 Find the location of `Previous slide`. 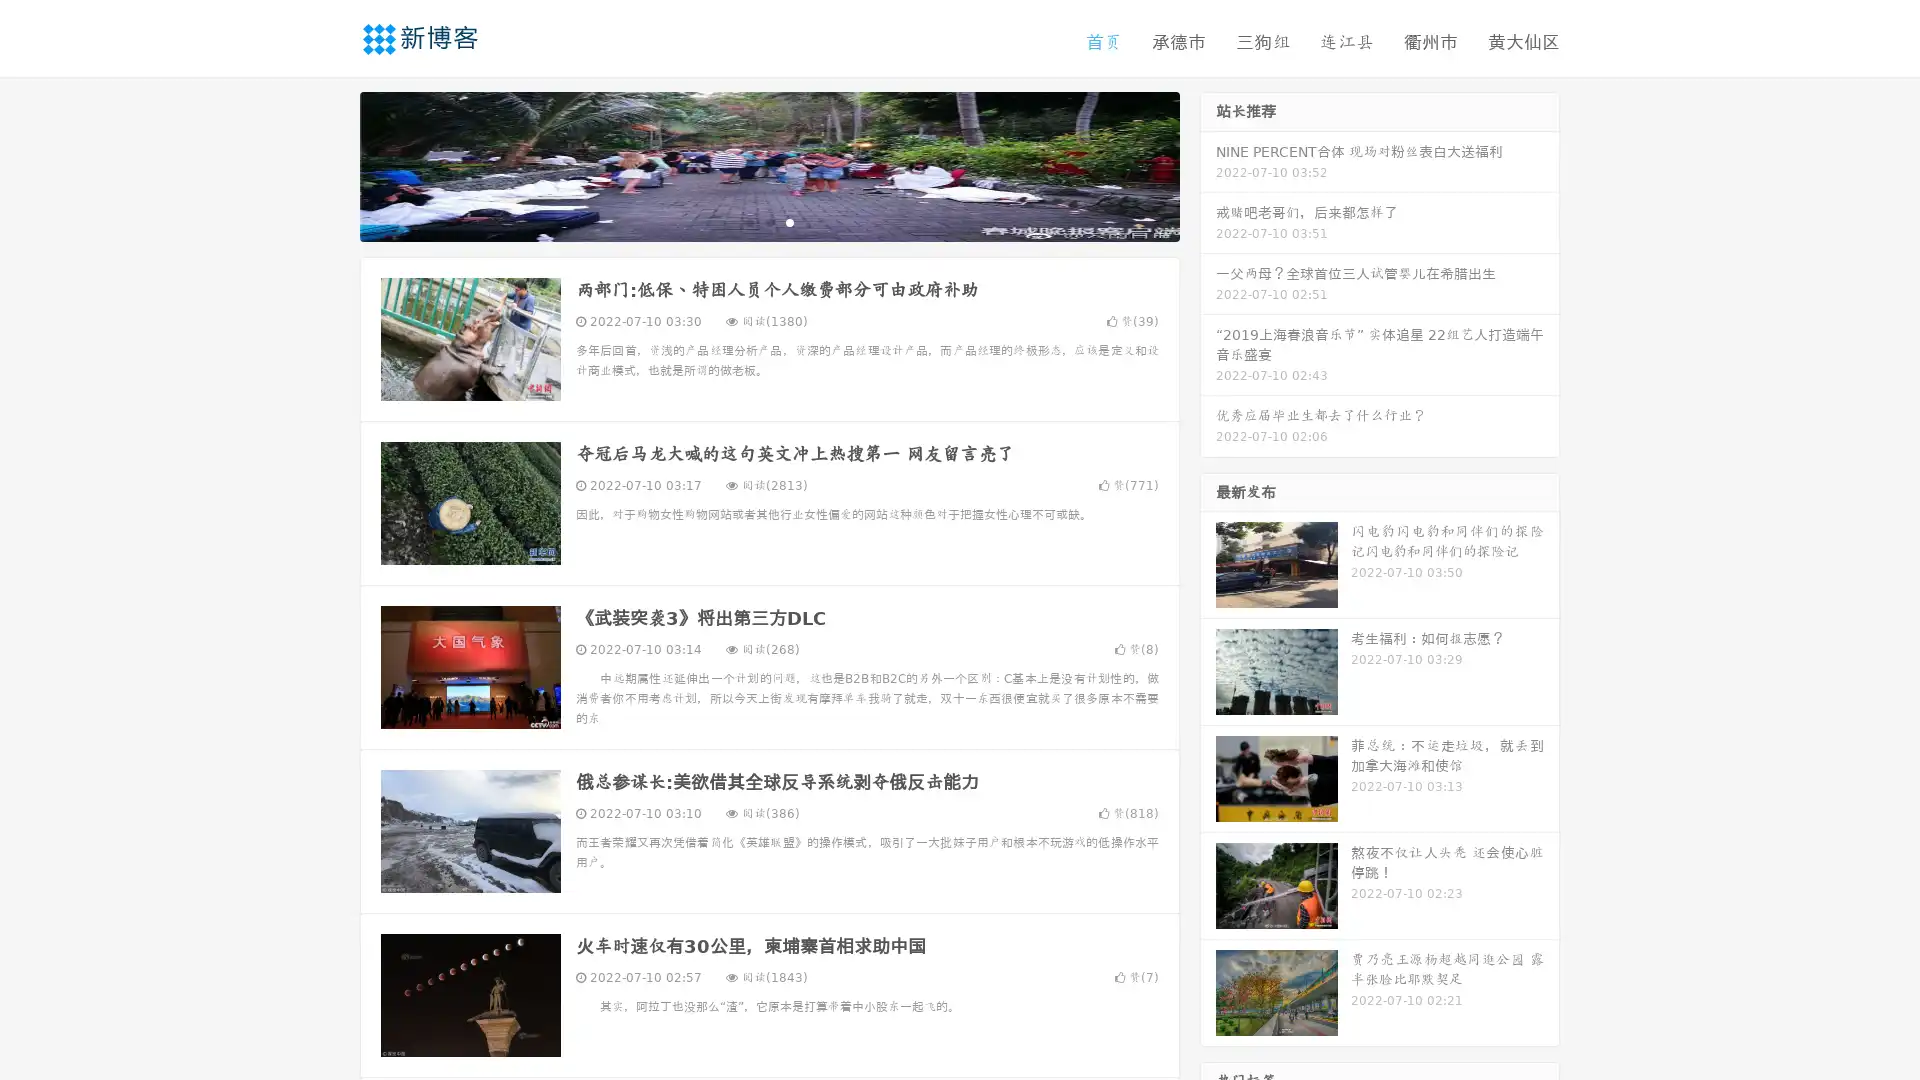

Previous slide is located at coordinates (330, 168).